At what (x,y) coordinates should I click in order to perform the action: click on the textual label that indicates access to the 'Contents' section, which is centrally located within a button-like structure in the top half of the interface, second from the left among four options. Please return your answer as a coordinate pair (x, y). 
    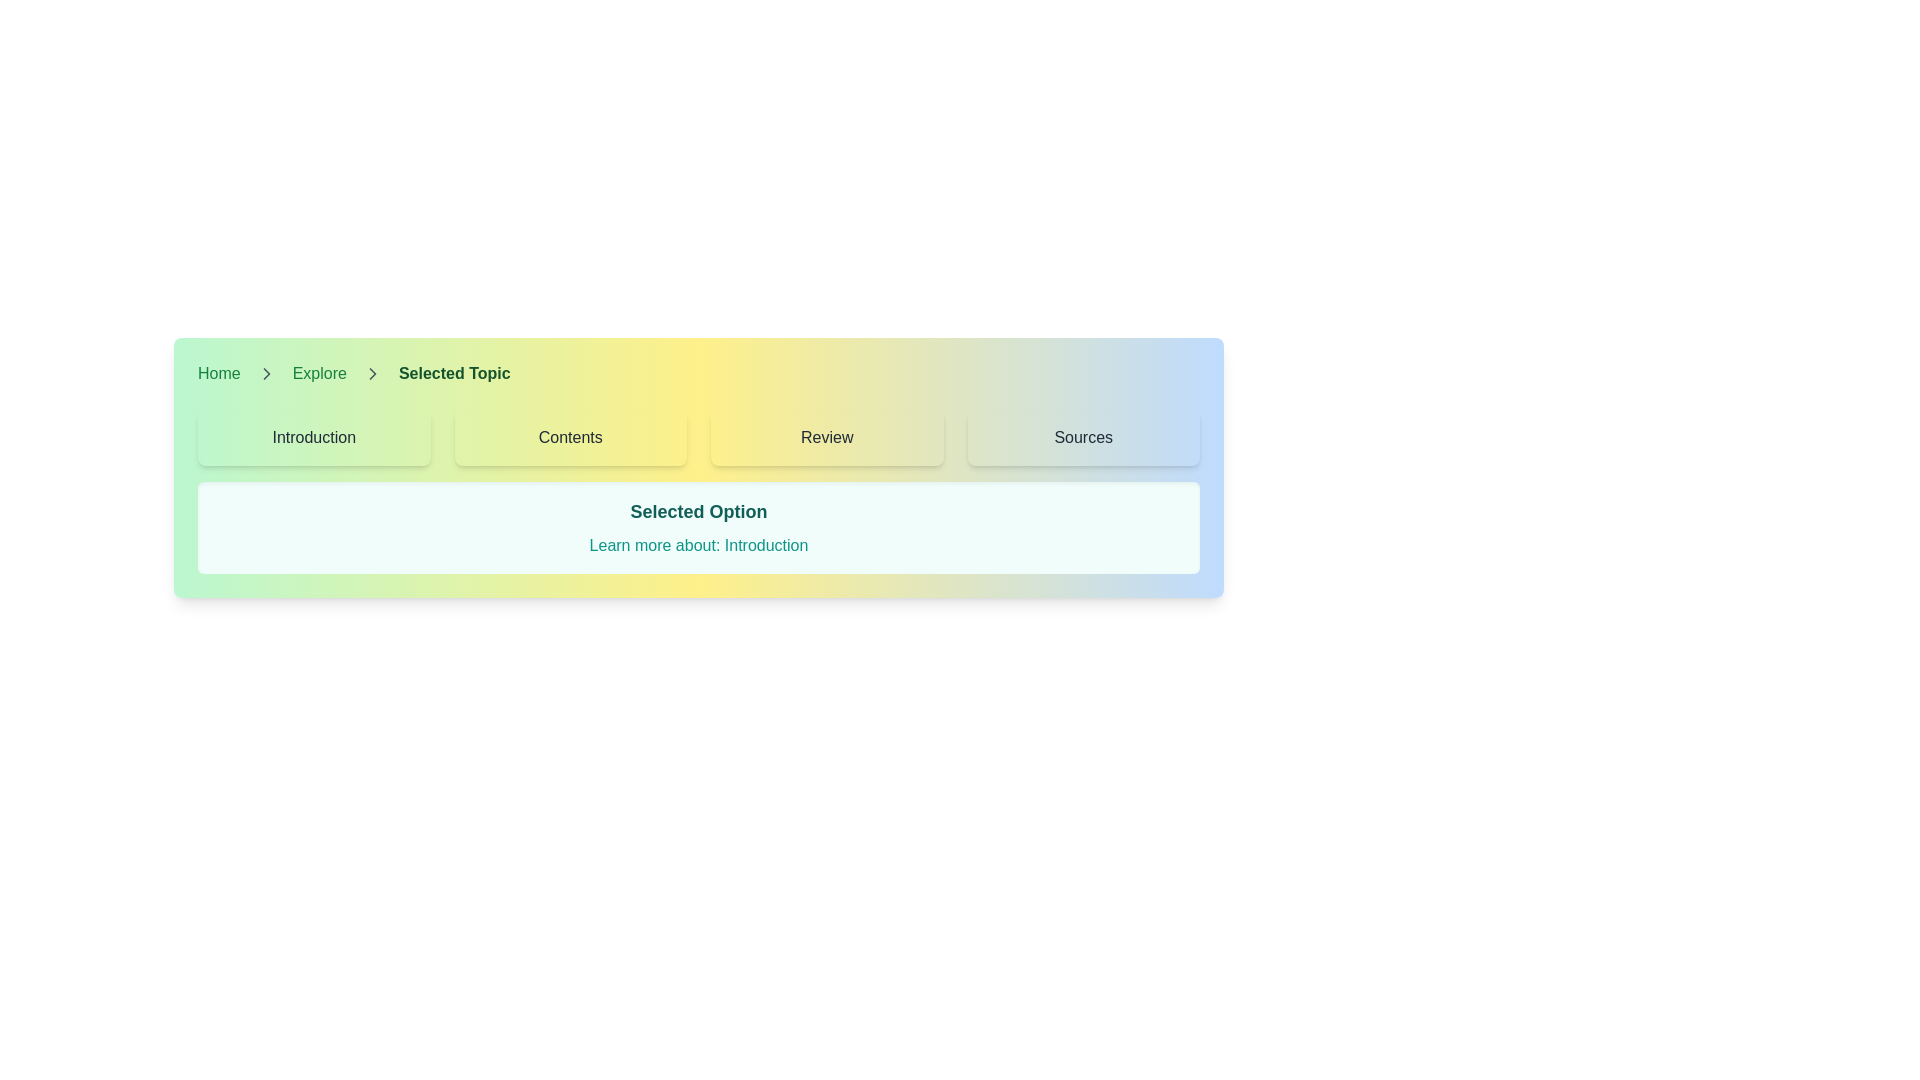
    Looking at the image, I should click on (569, 437).